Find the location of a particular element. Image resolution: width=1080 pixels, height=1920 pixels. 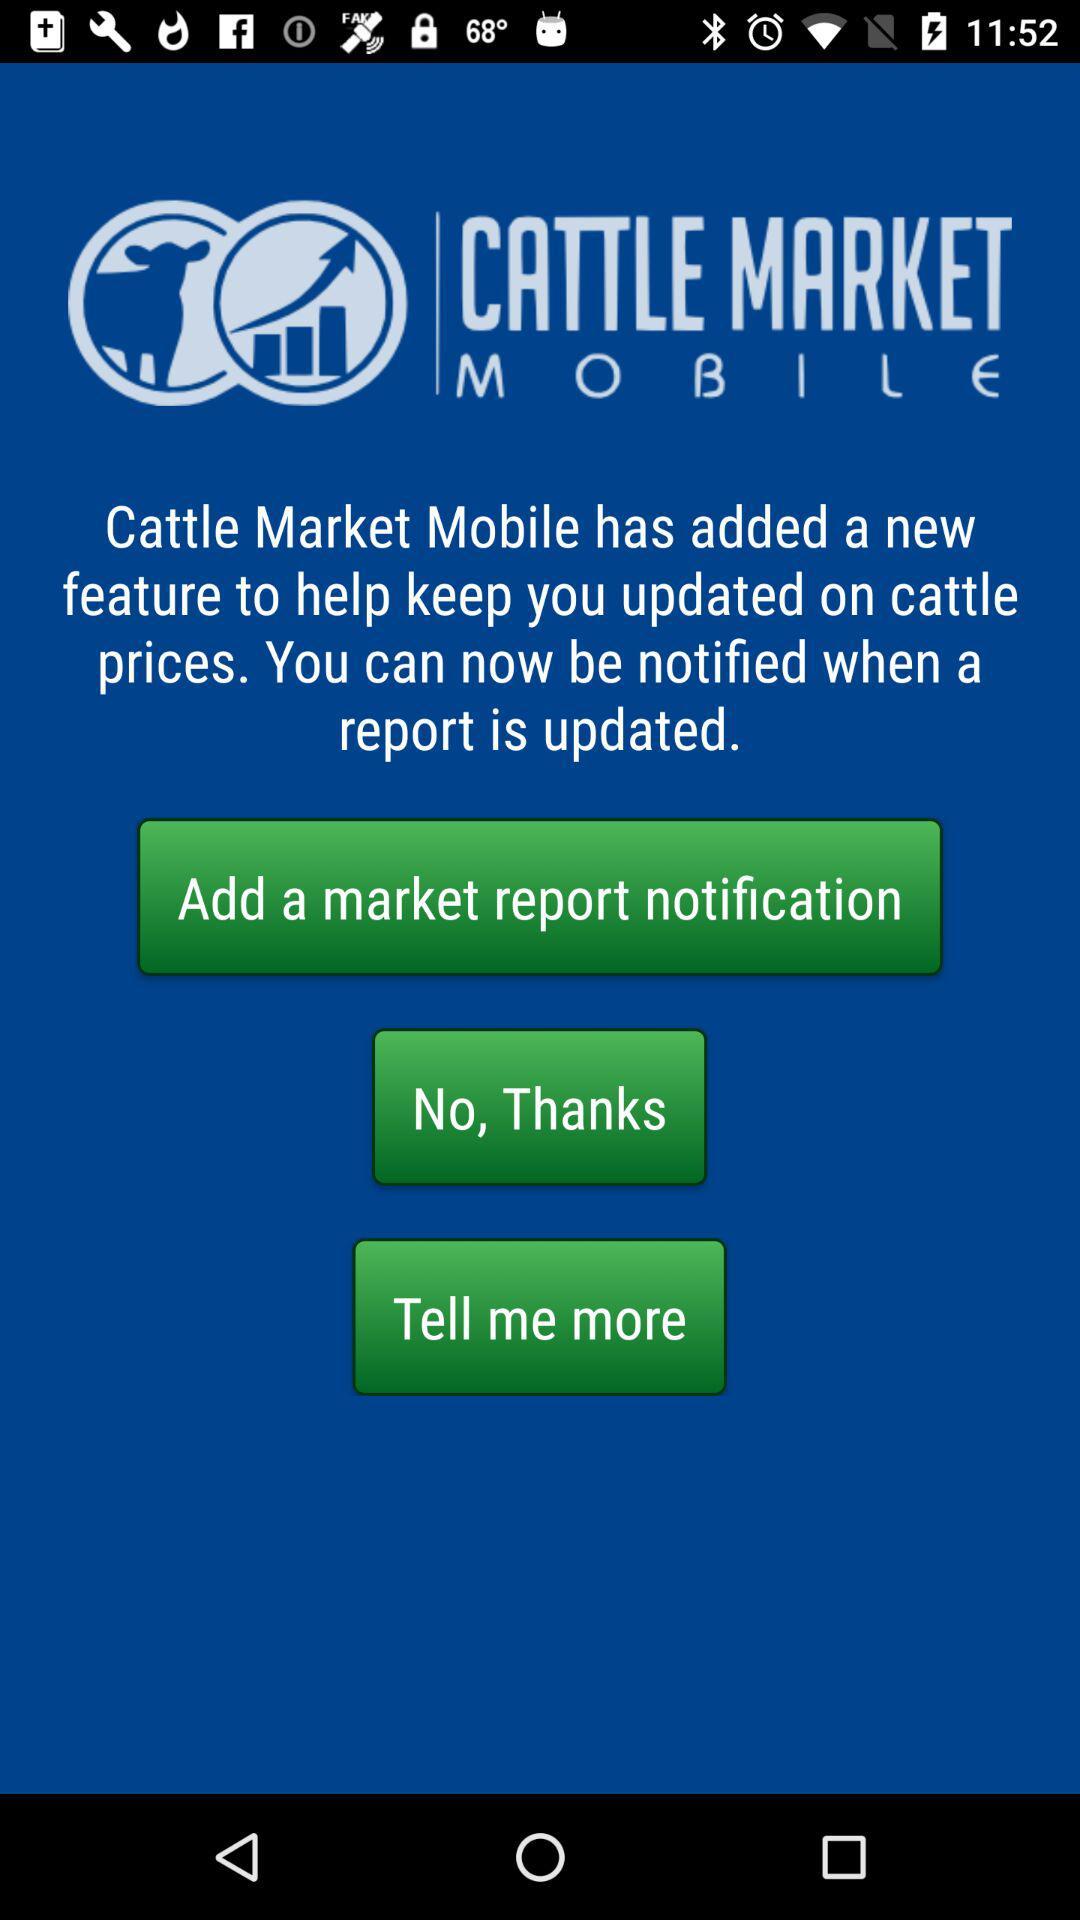

the item below no, thanks icon is located at coordinates (538, 1316).